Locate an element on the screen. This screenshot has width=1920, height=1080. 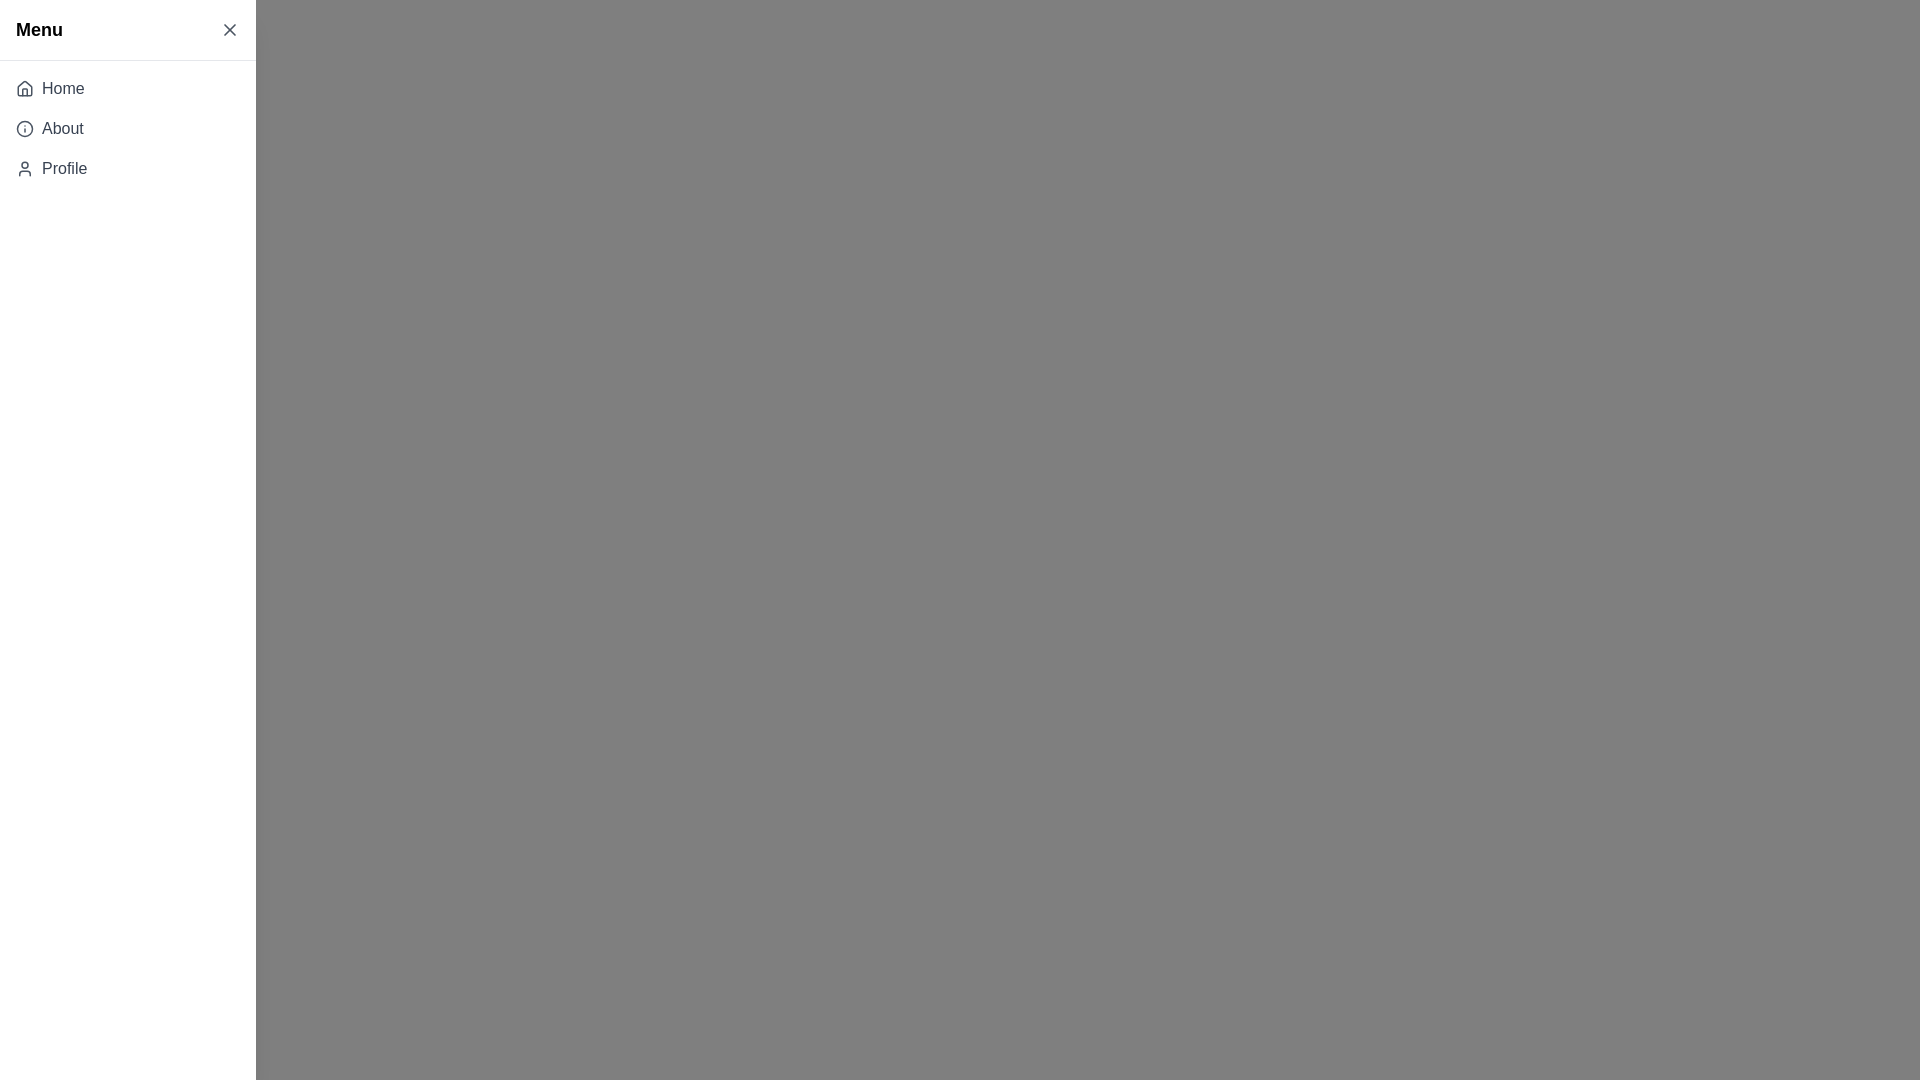
the static text label located in the upper-left section of the header bar, which indicates the purpose of the menu section is located at coordinates (39, 30).